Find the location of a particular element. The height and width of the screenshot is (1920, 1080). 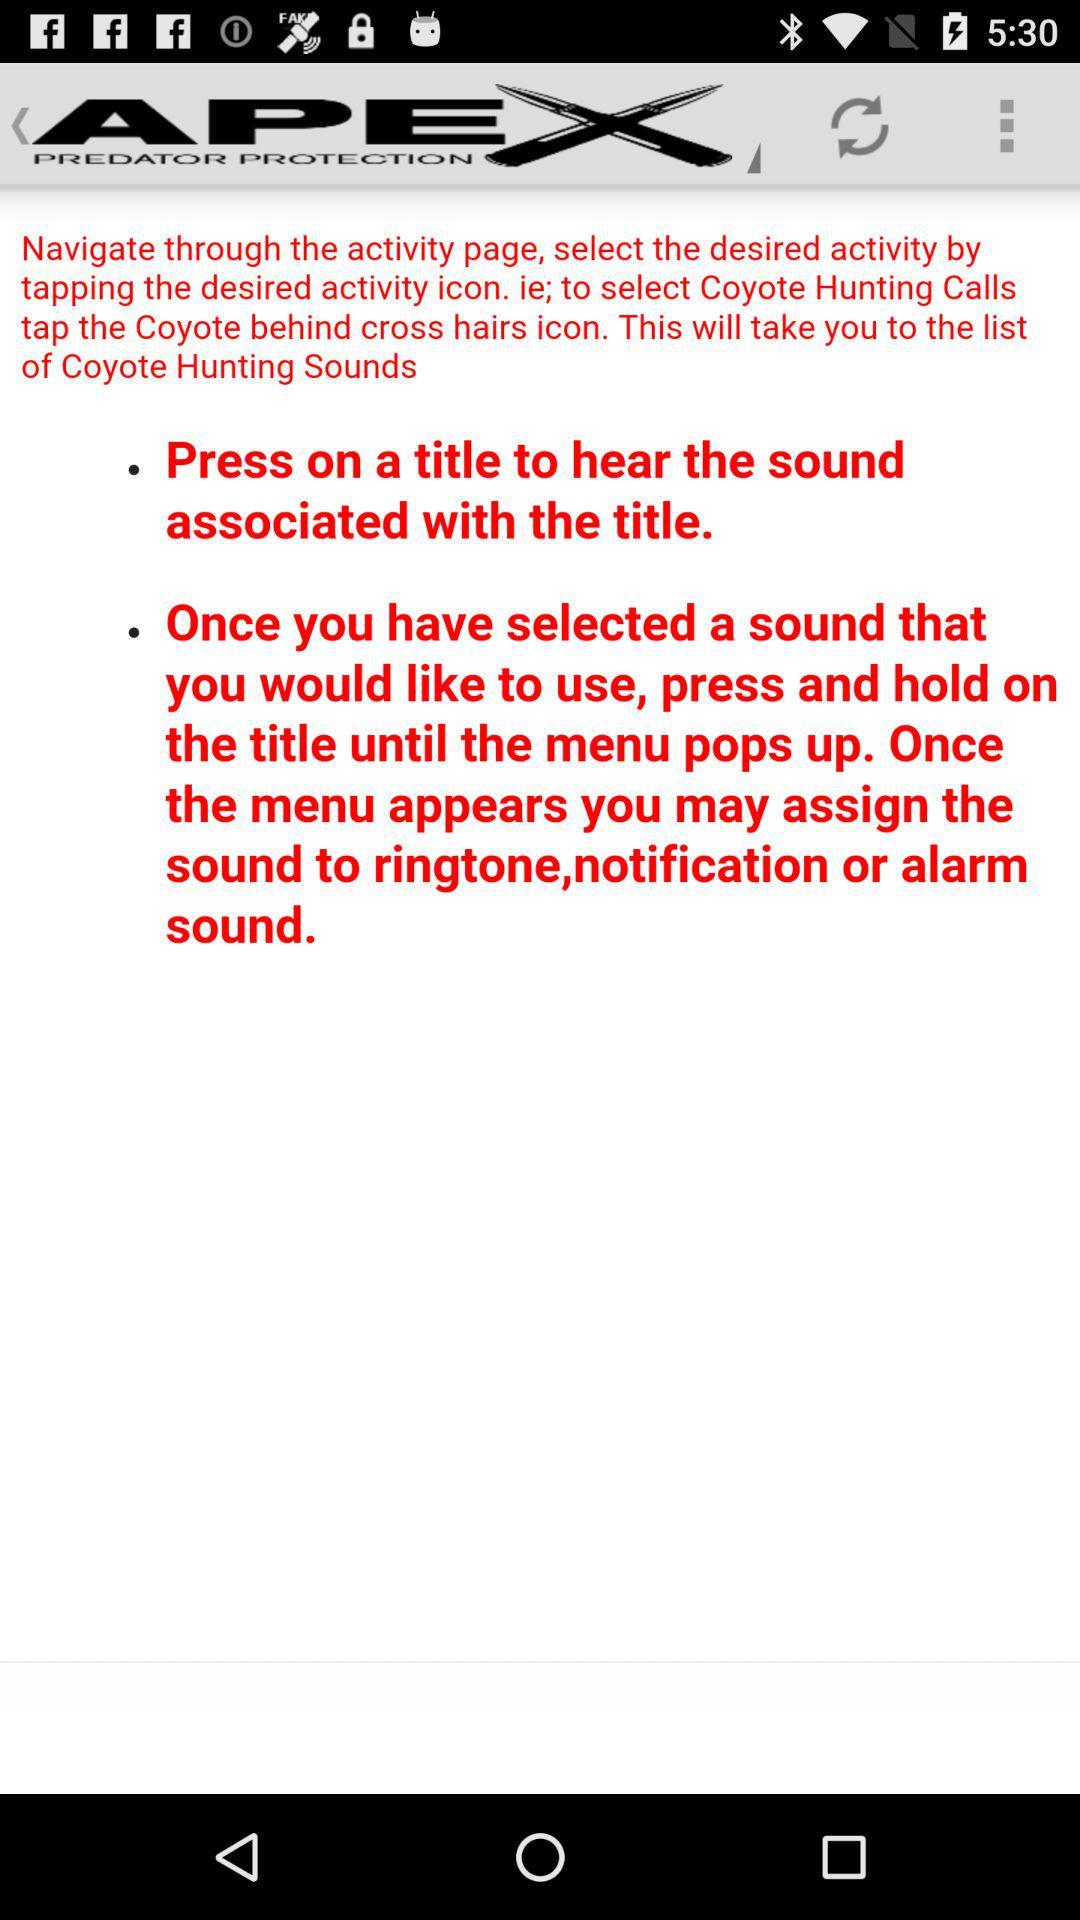

click the screen is located at coordinates (540, 924).